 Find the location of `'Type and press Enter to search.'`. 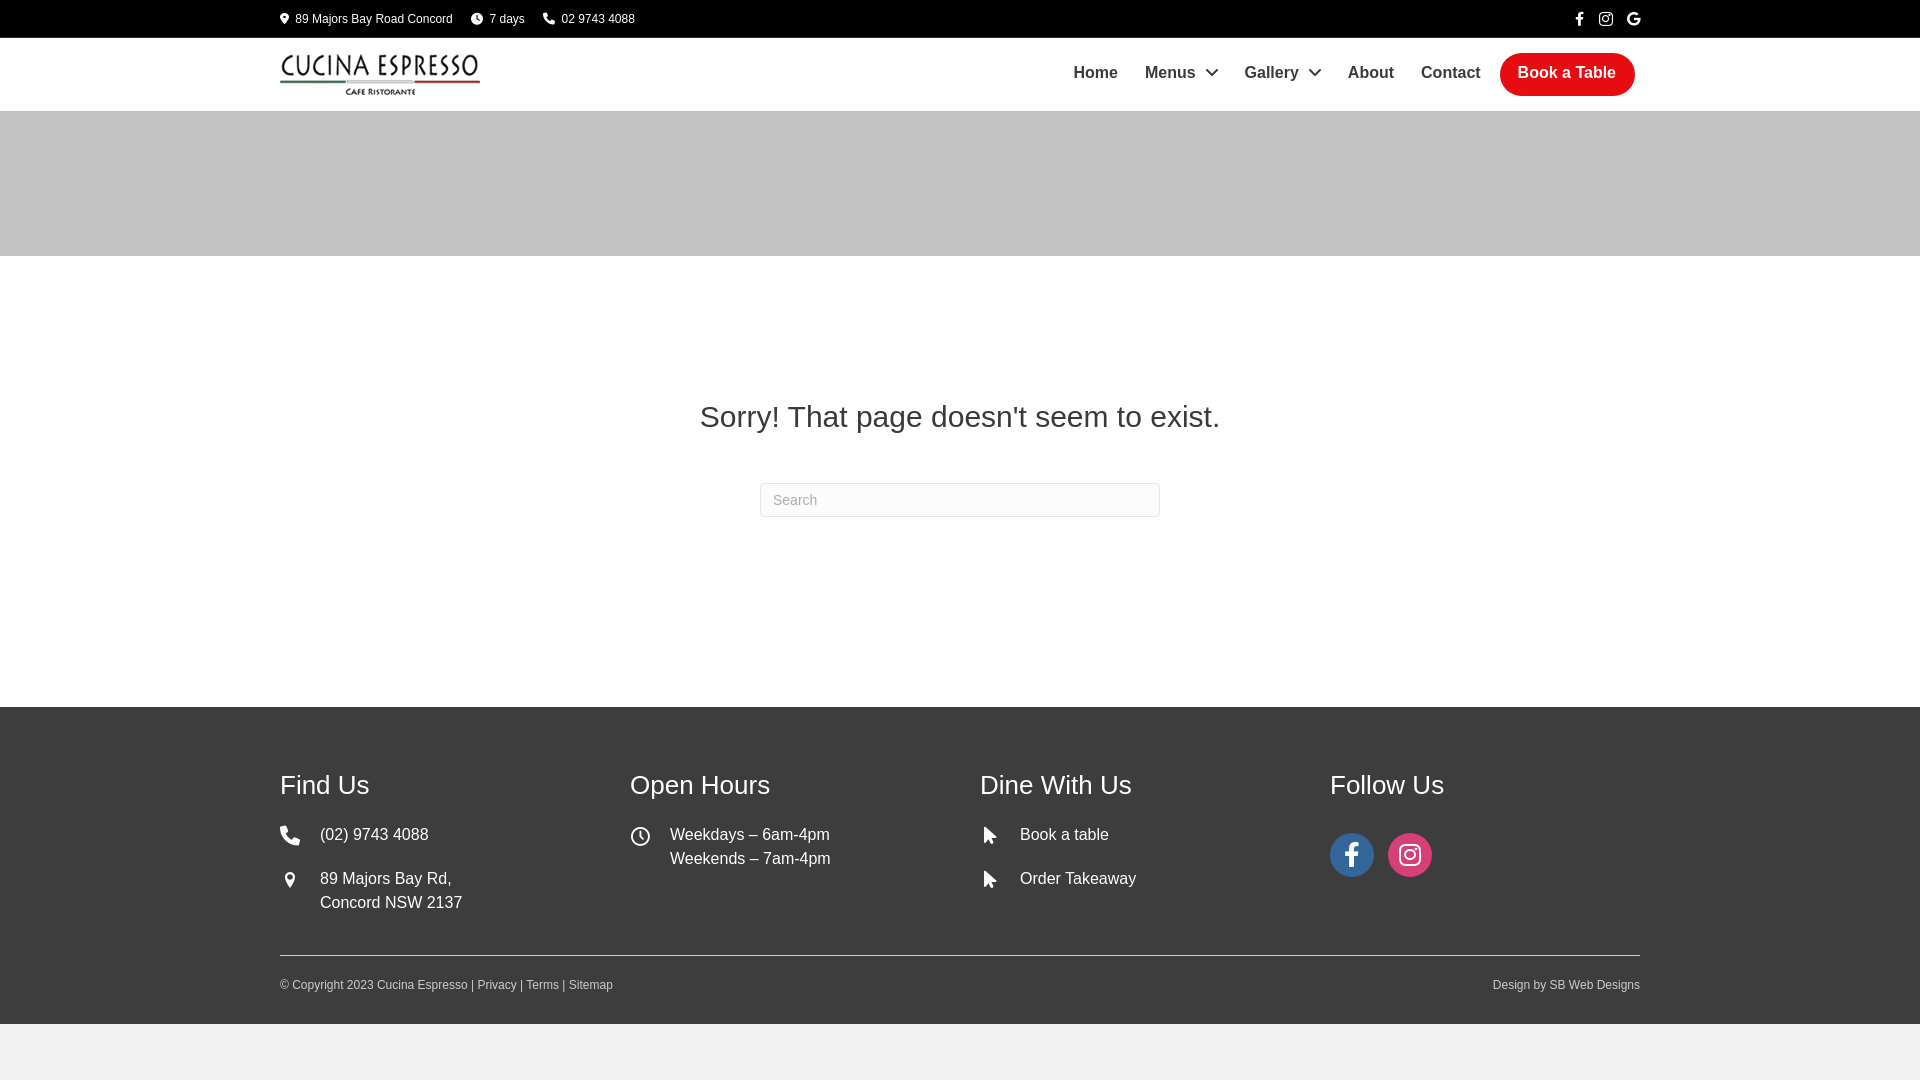

'Type and press Enter to search.' is located at coordinates (960, 499).